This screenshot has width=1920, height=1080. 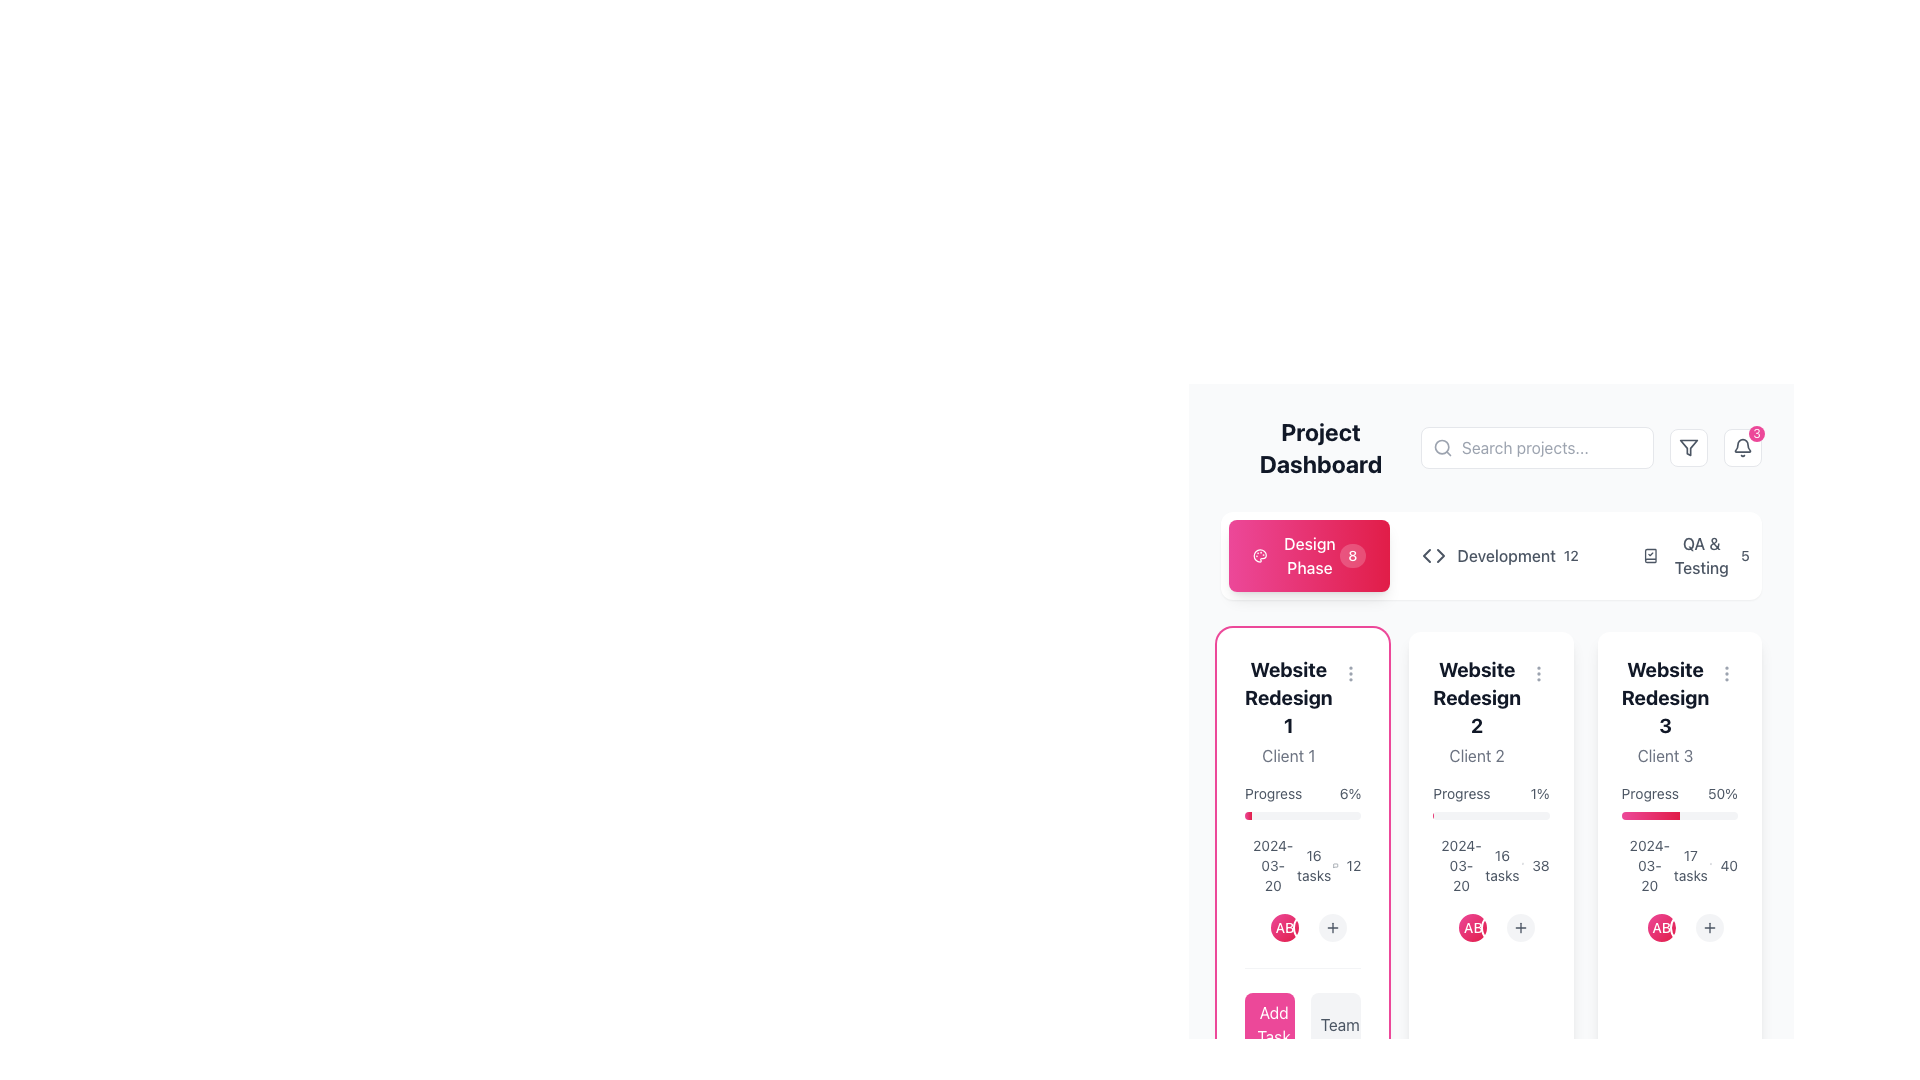 I want to click on the label indicating the purpose or category of the data displayed below, located in the rightmost card labeled 'Website Redesign 3', above the percentage value '50%' and progress bar, so click(x=1650, y=793).